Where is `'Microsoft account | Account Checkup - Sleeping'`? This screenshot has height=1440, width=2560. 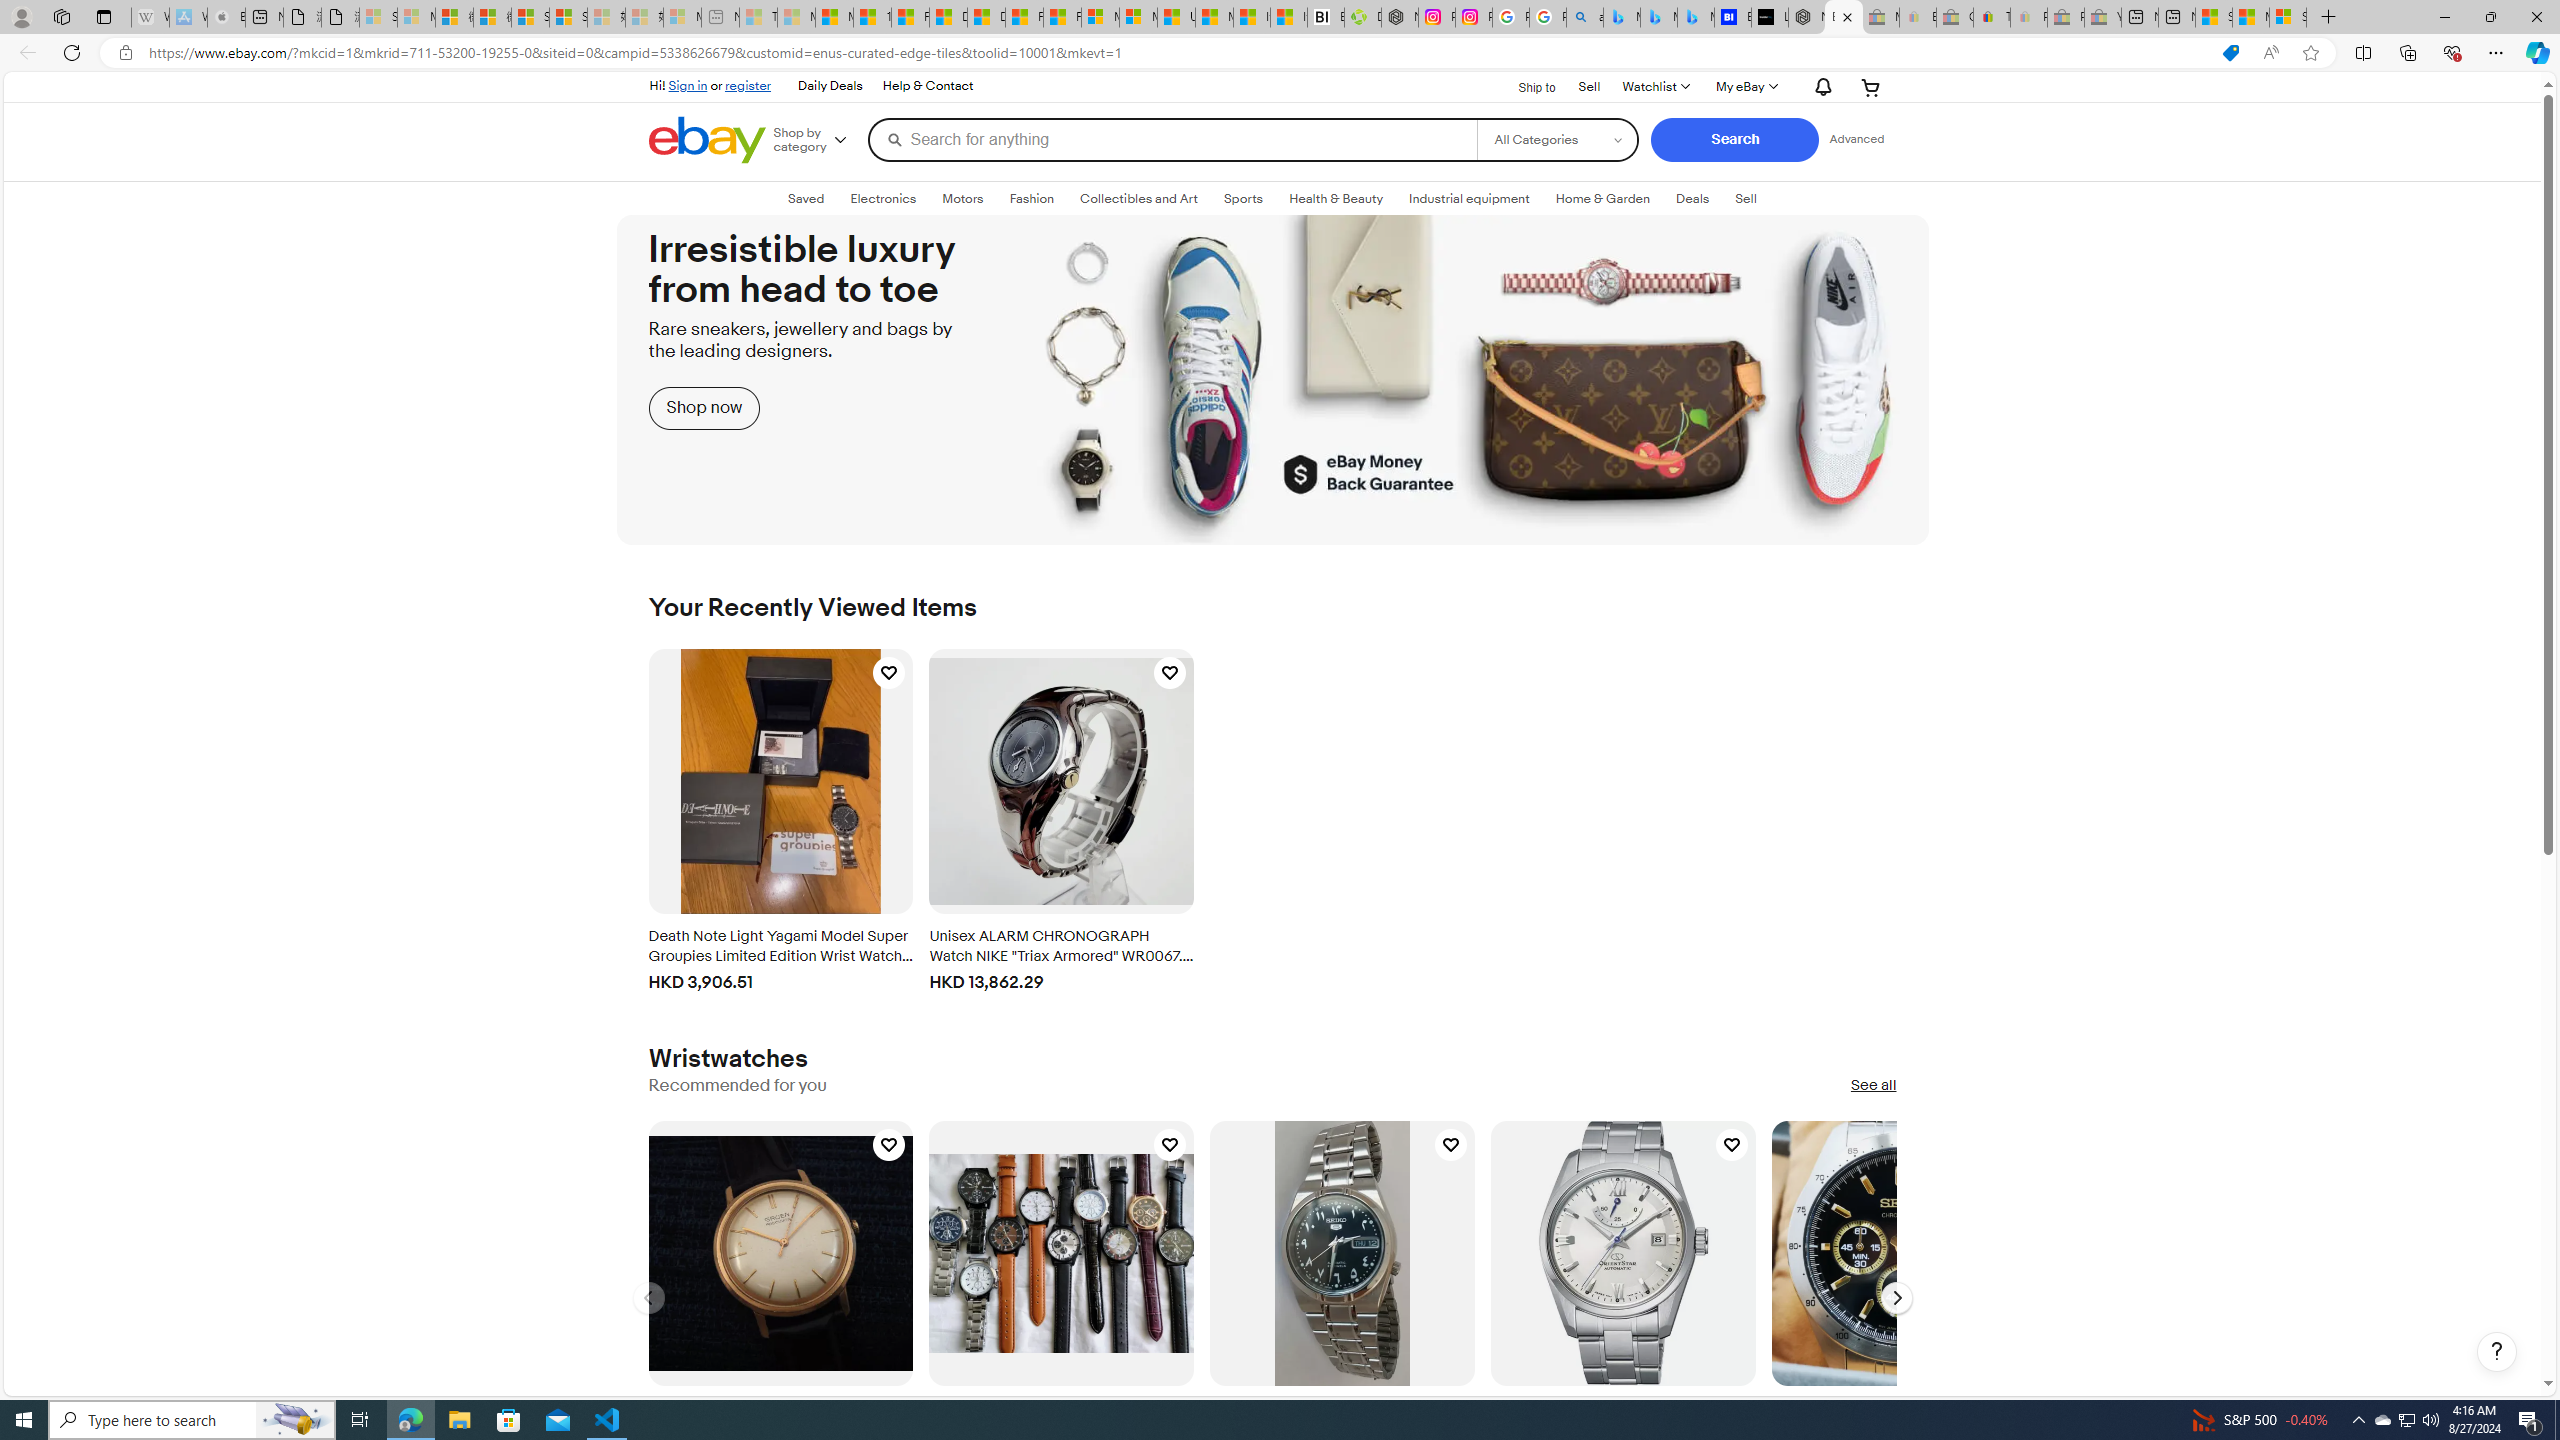
'Microsoft account | Account Checkup - Sleeping' is located at coordinates (681, 16).